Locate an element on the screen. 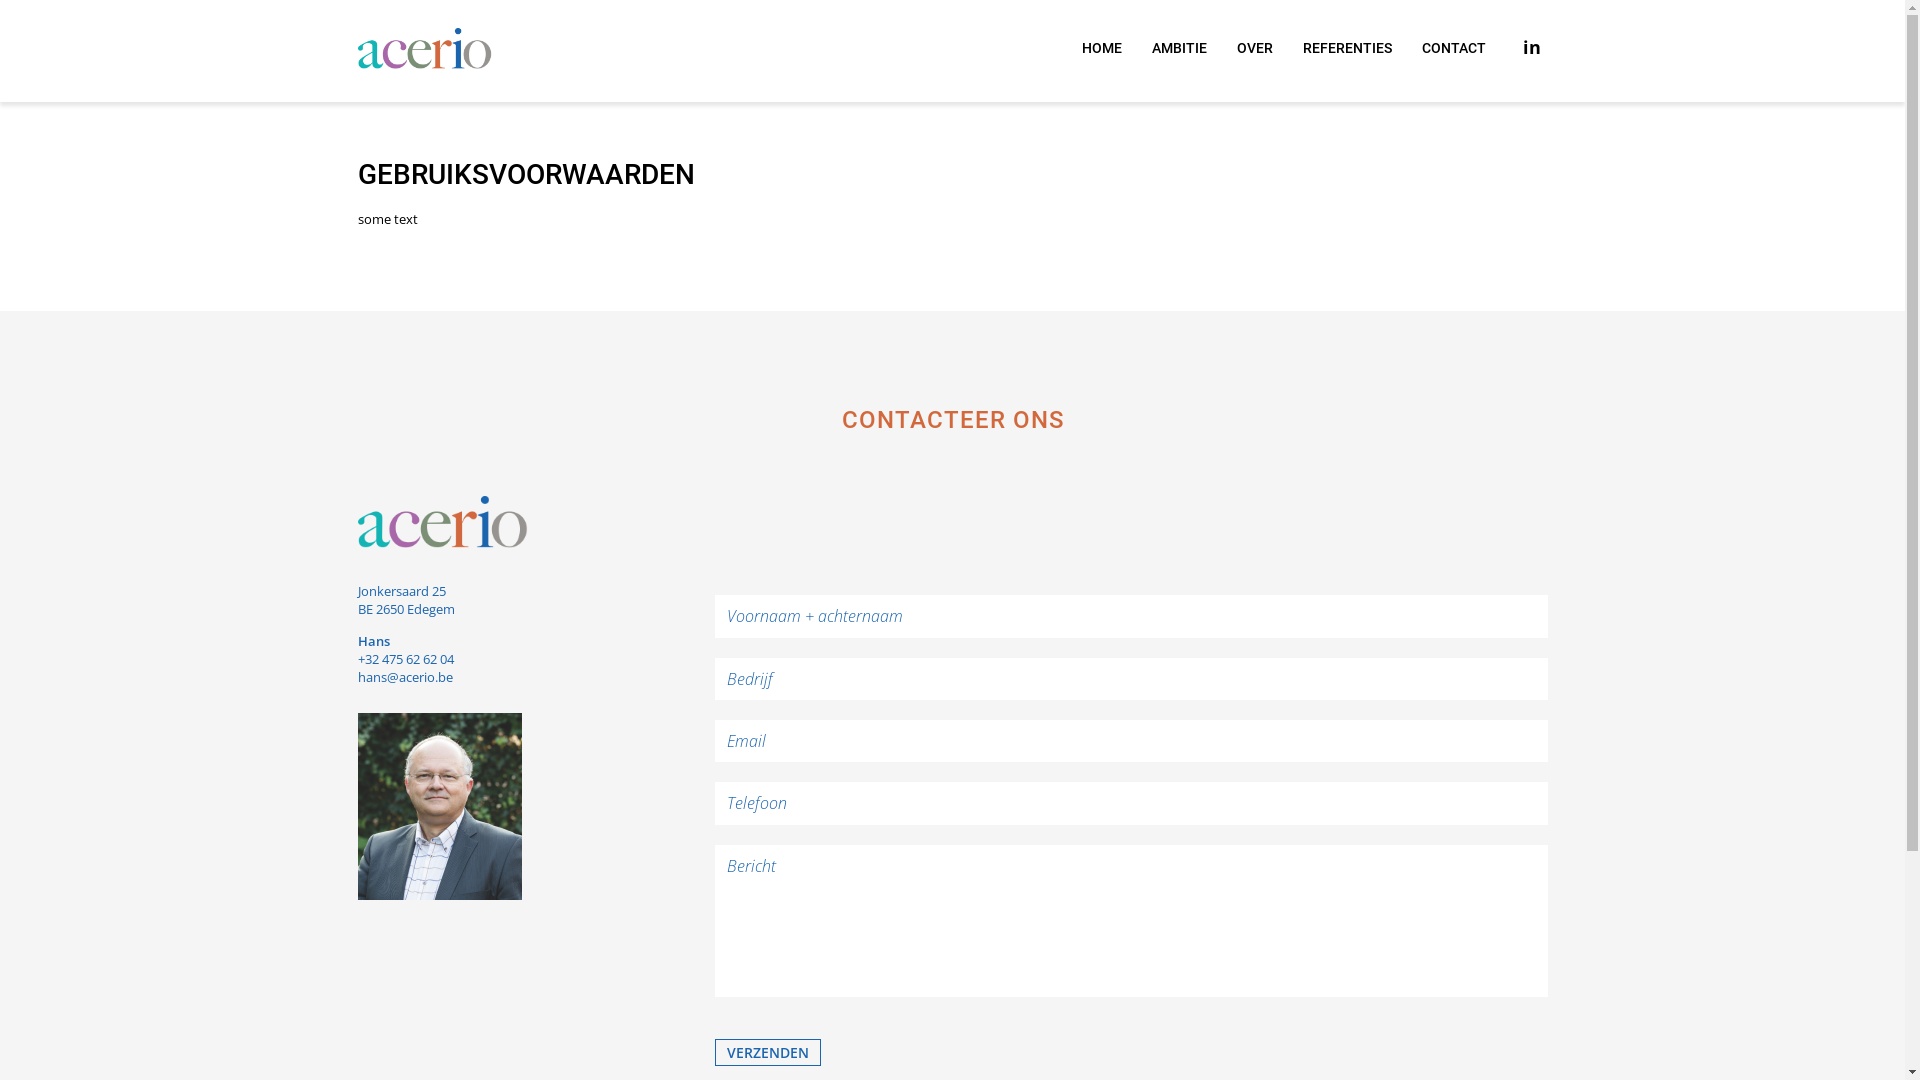 Image resolution: width=1920 pixels, height=1080 pixels. 'verzenden' is located at coordinates (766, 1051).